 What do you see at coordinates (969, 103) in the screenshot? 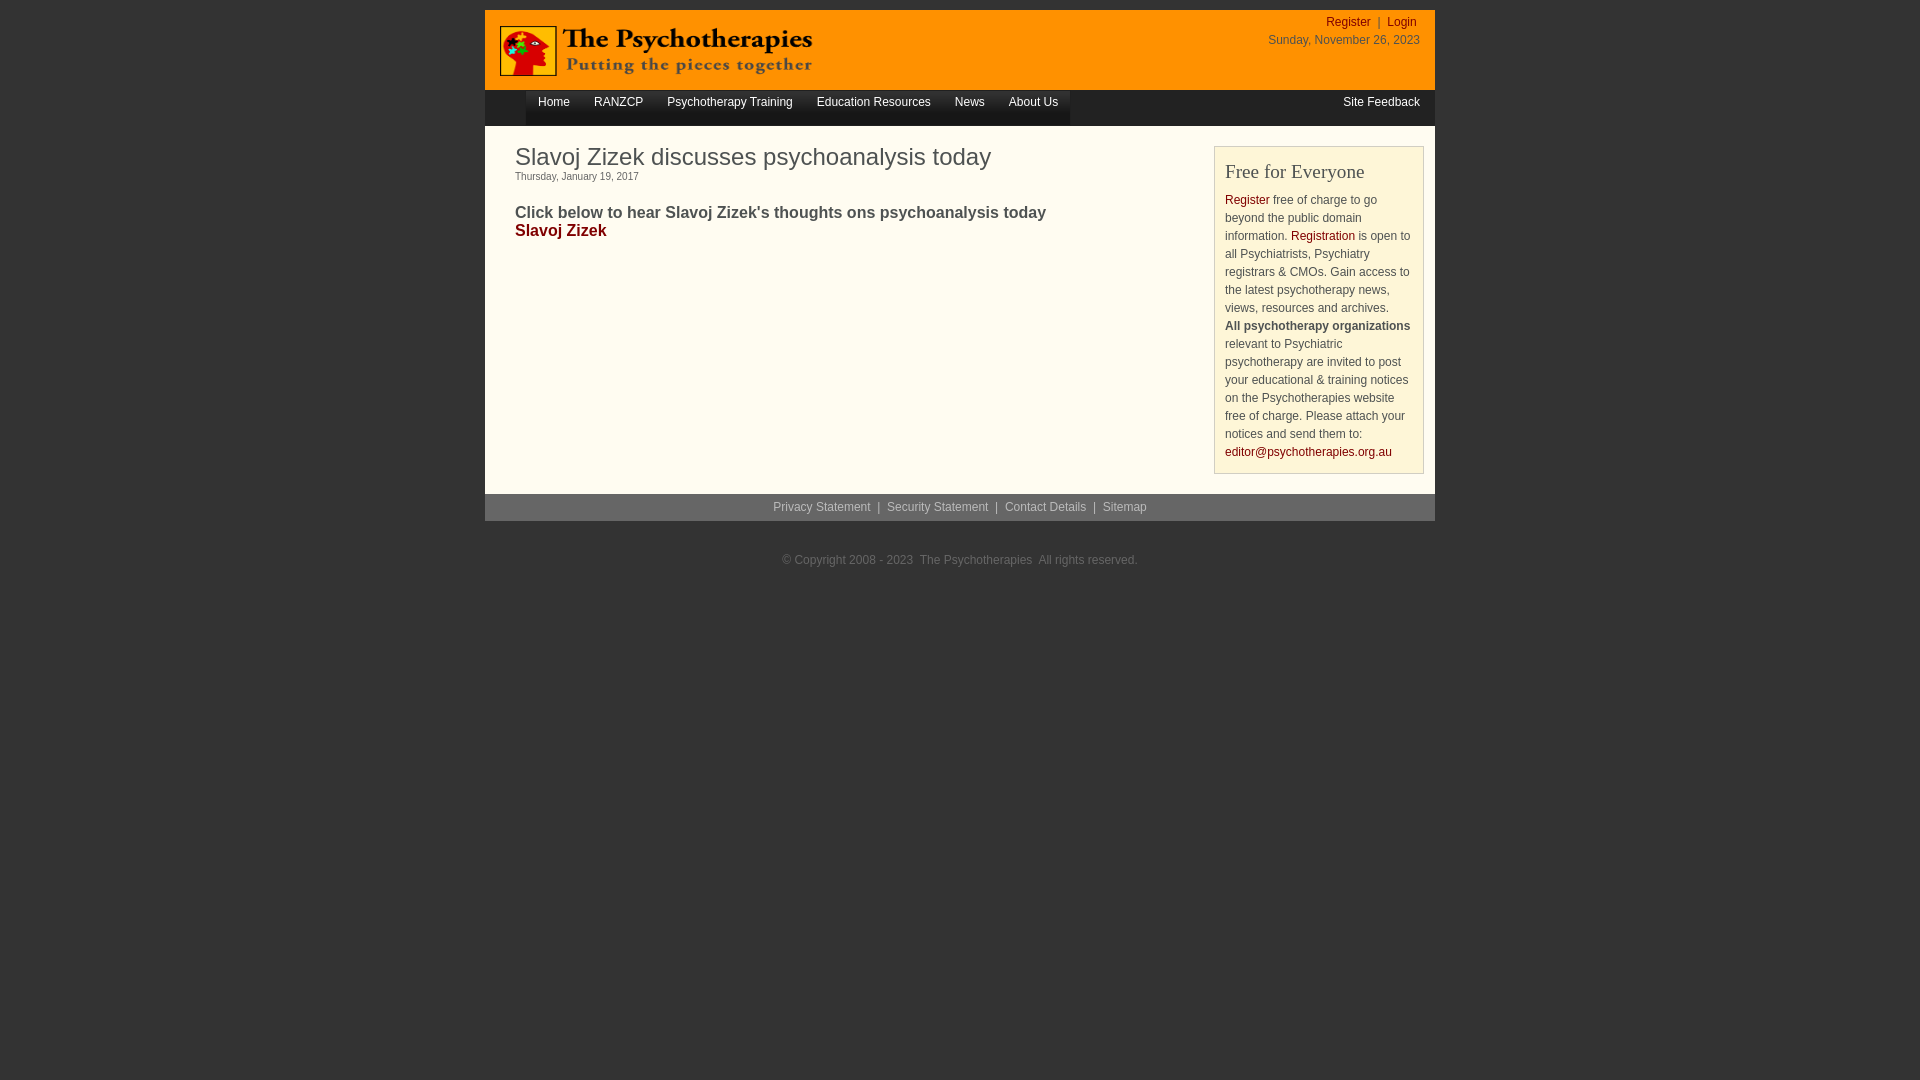
I see `'News'` at bounding box center [969, 103].